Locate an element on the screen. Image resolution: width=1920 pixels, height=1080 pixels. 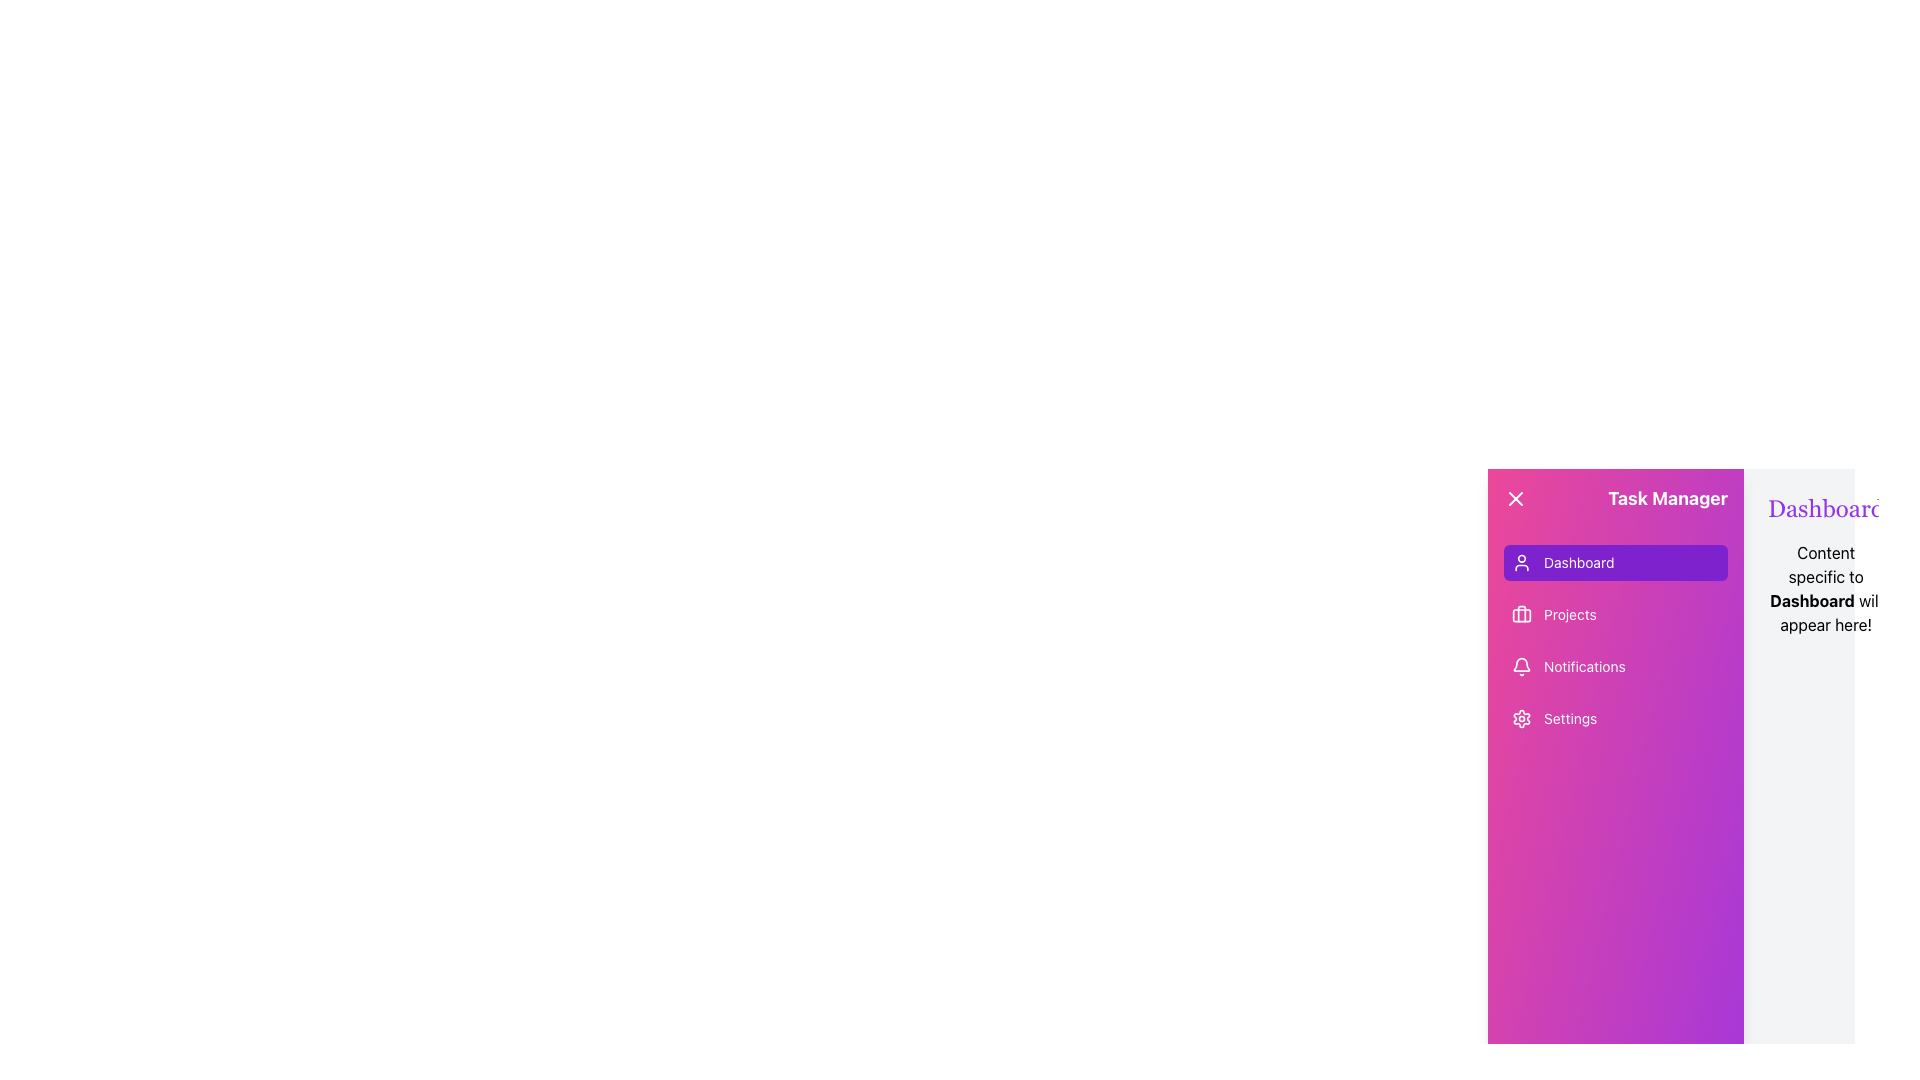
text 'Dashboard' which is displayed within a sentence providing context about the Dashboard, located in the explanatory note section is located at coordinates (1812, 600).